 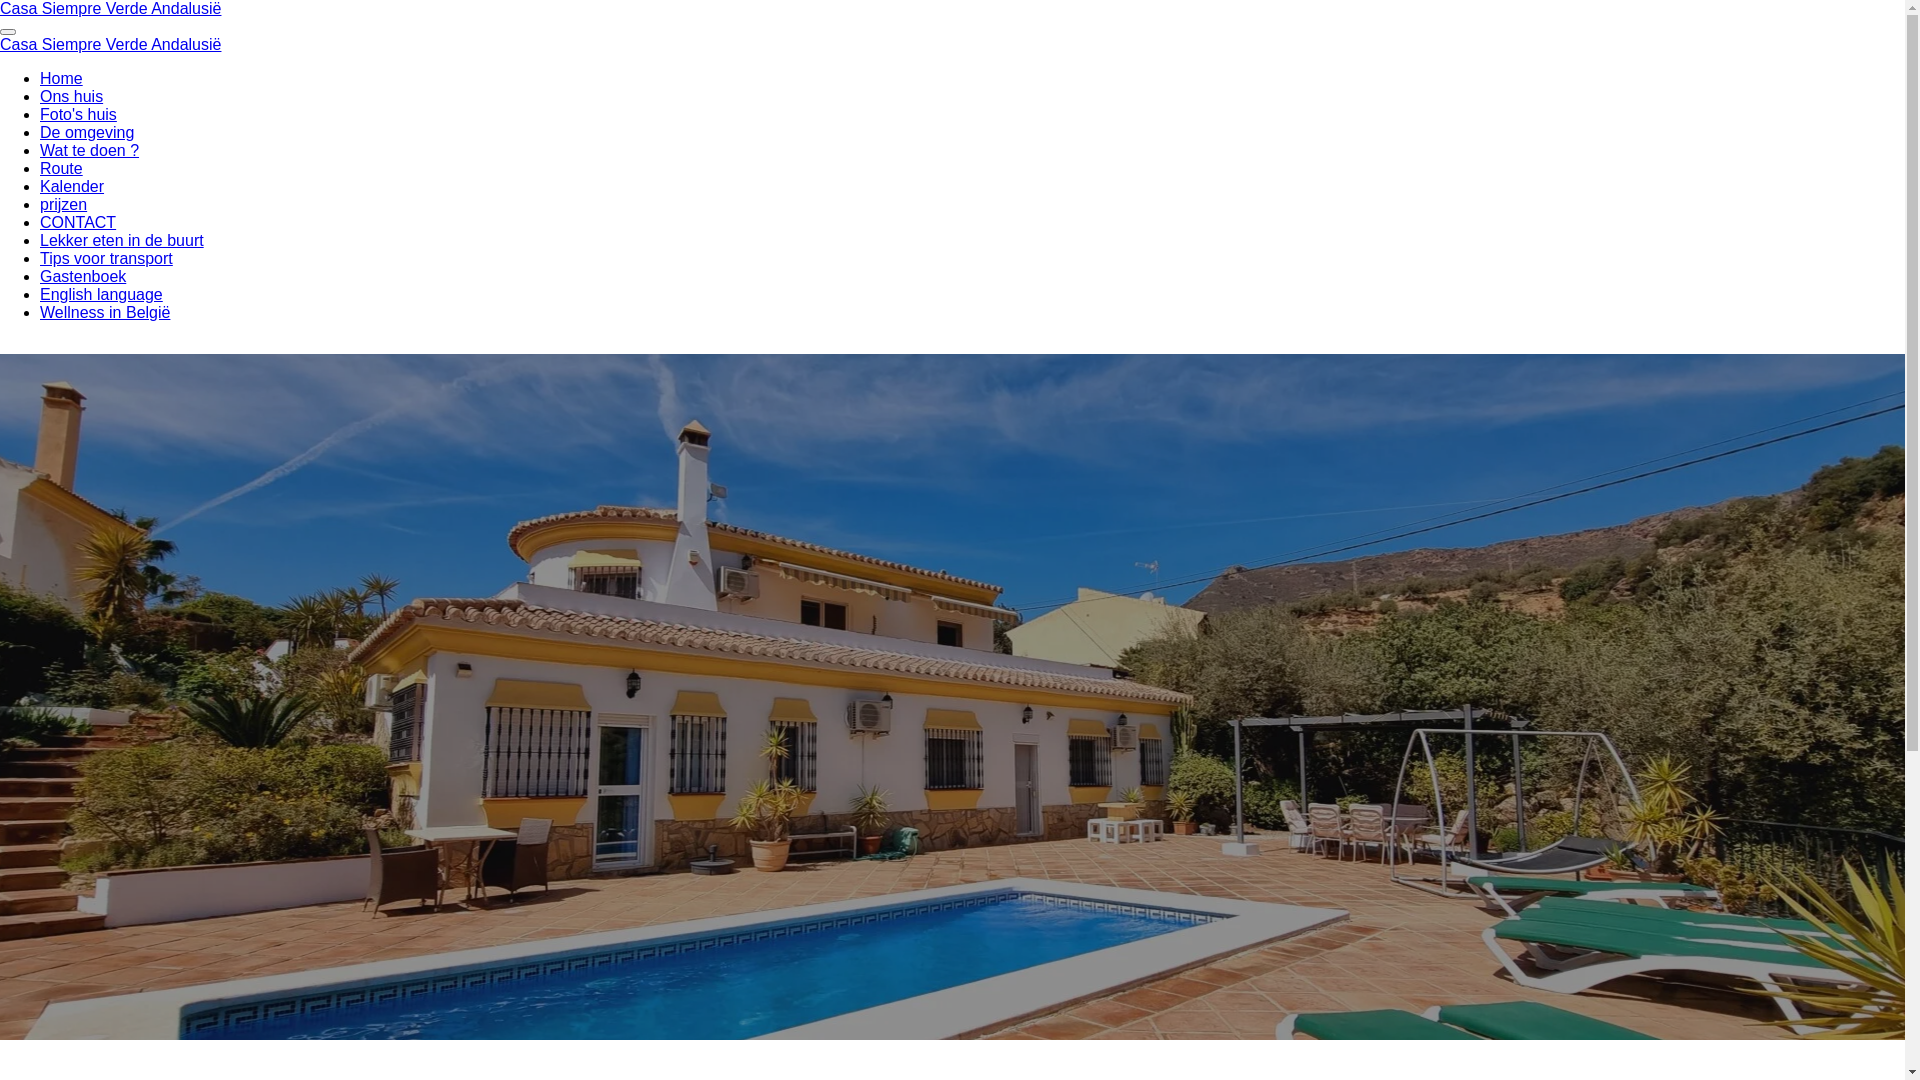 What do you see at coordinates (63, 204) in the screenshot?
I see `'prijzen'` at bounding box center [63, 204].